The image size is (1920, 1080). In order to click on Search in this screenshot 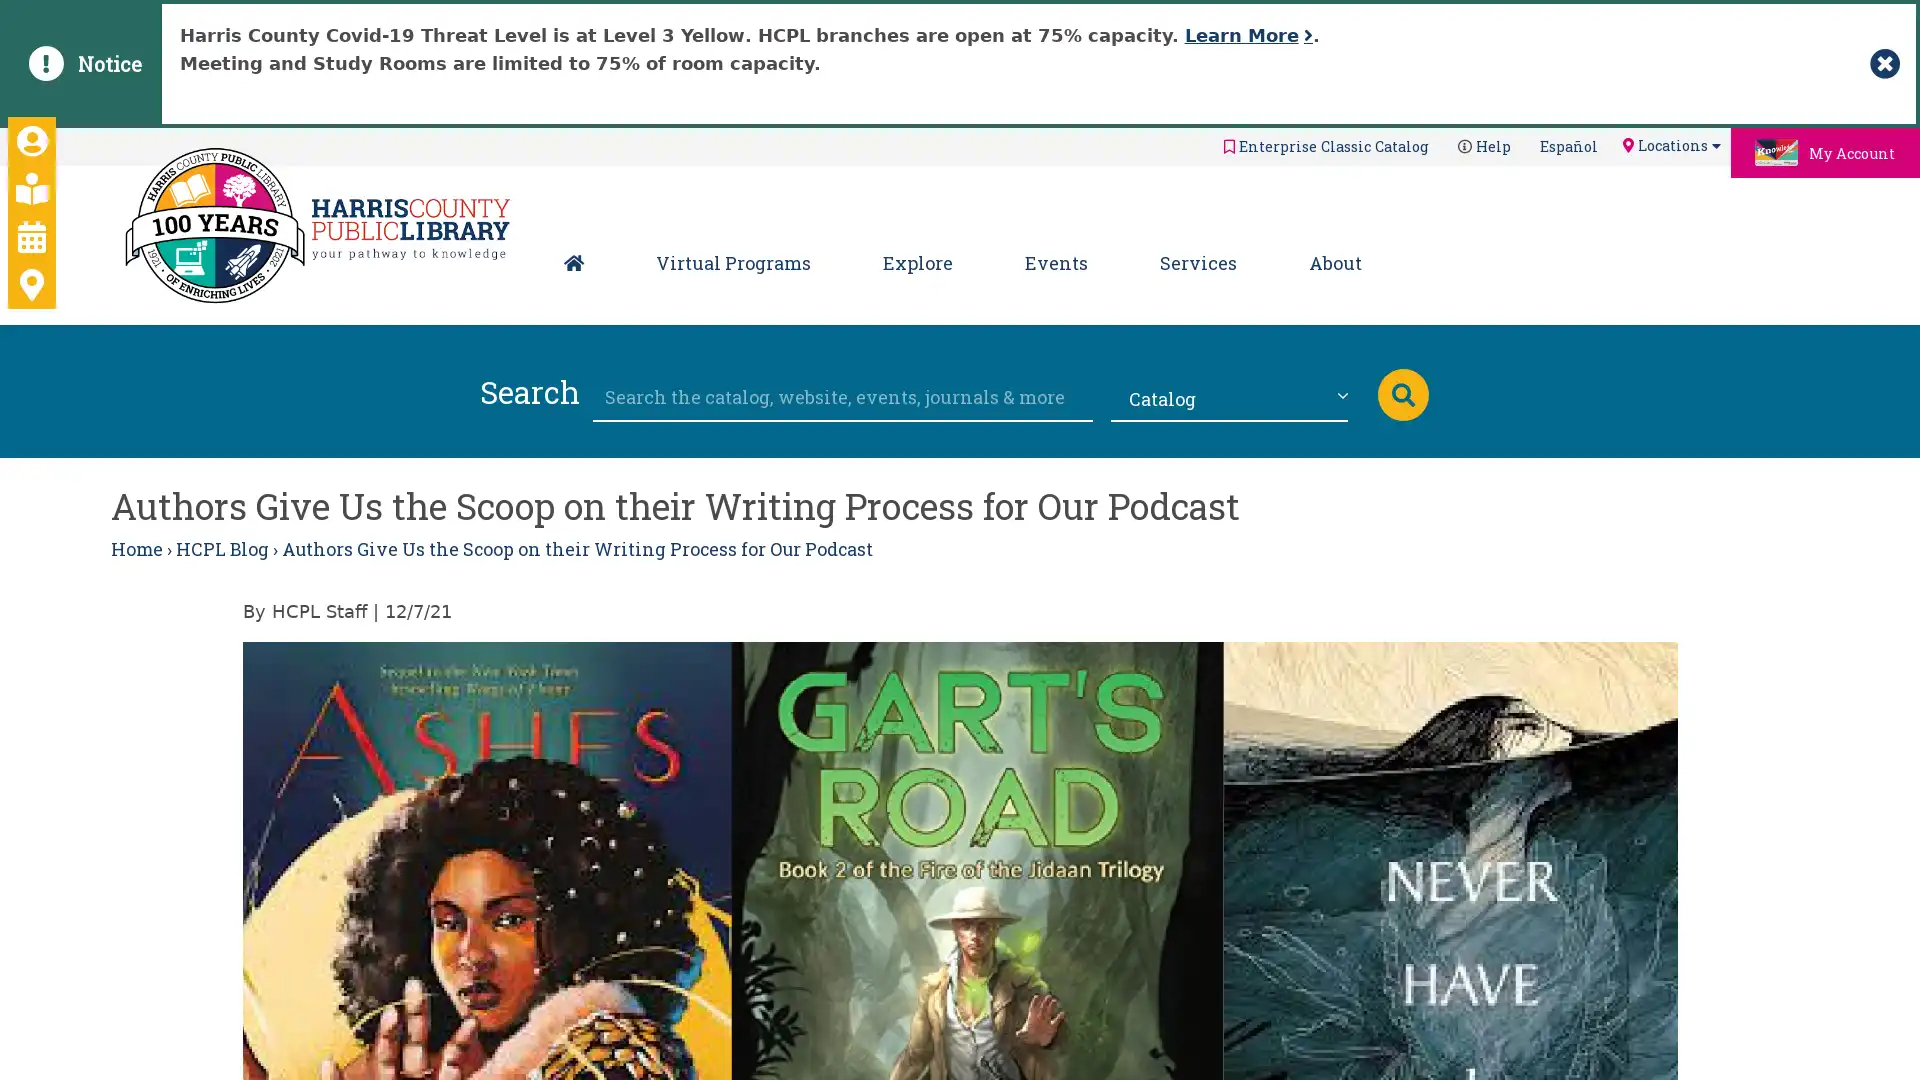, I will do `click(1401, 393)`.